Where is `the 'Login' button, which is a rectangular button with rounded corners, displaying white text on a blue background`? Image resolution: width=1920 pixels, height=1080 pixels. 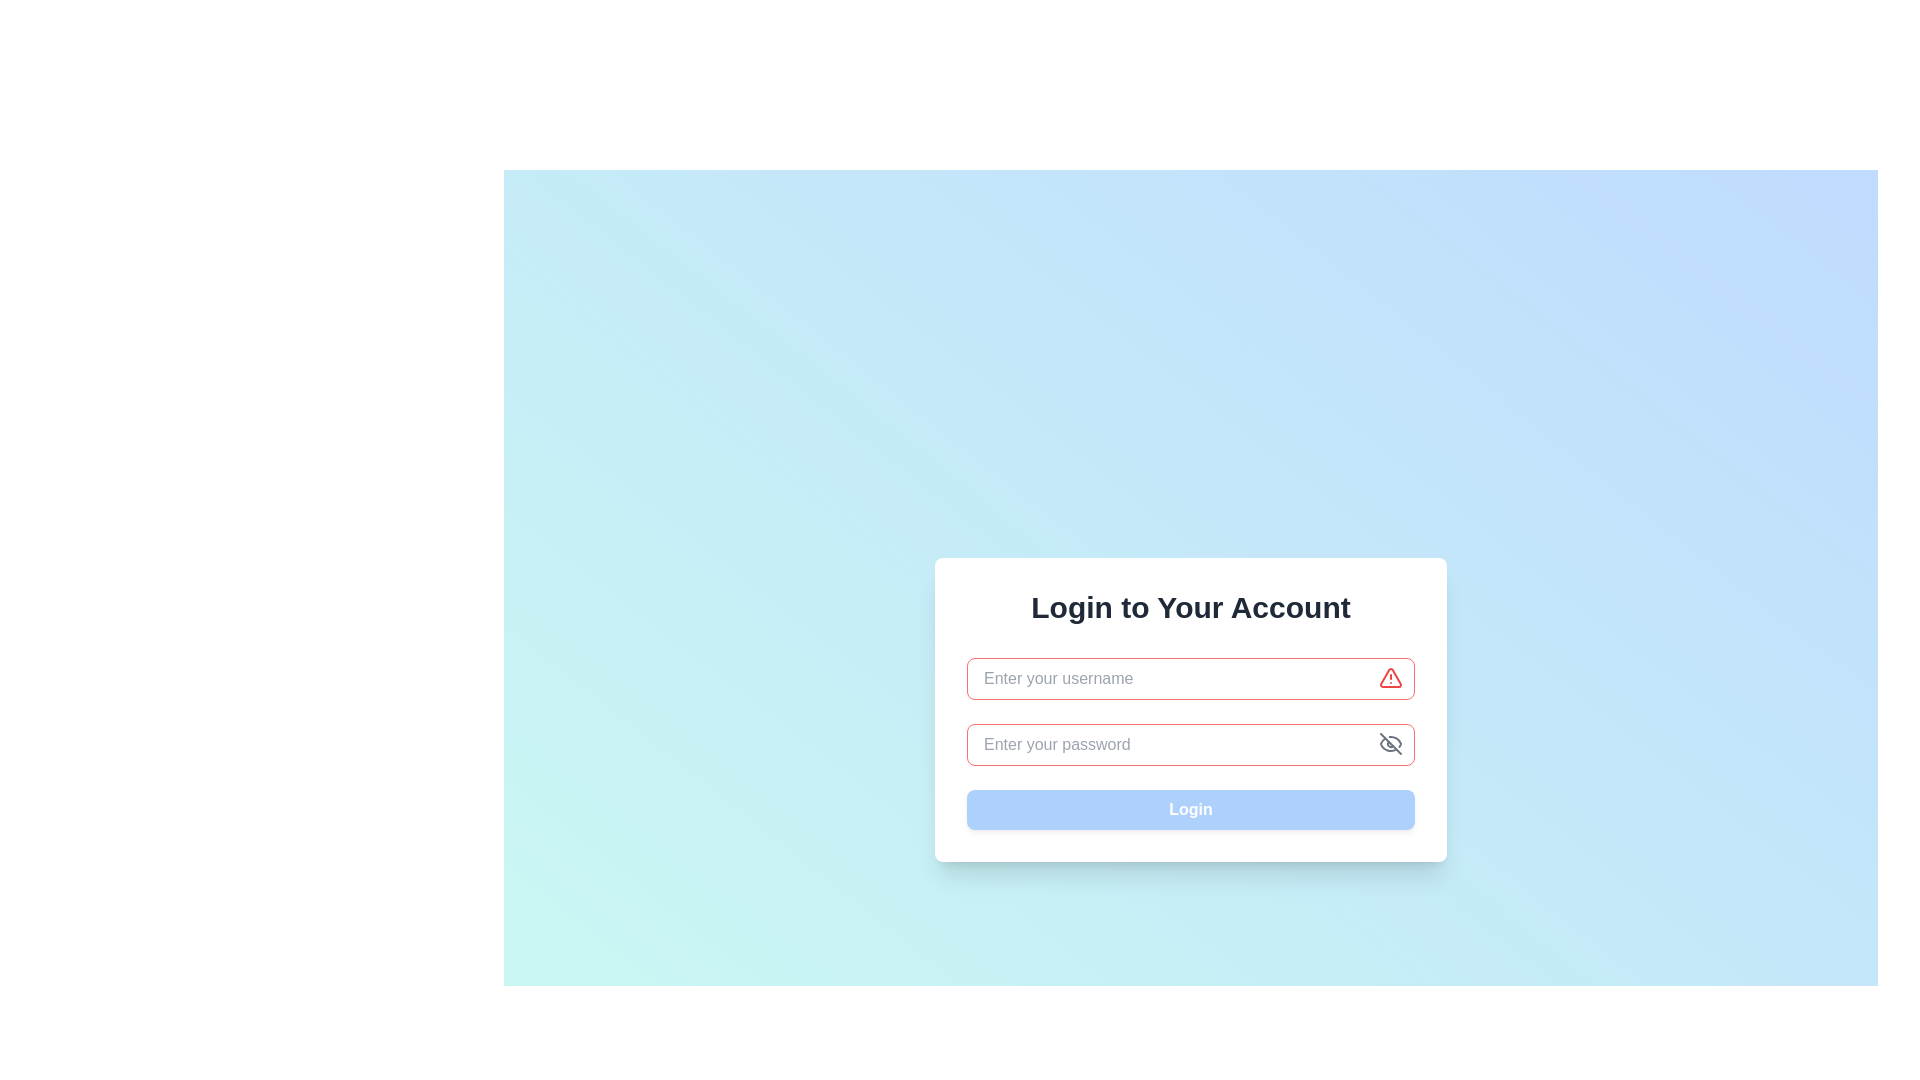 the 'Login' button, which is a rectangular button with rounded corners, displaying white text on a blue background is located at coordinates (1190, 810).